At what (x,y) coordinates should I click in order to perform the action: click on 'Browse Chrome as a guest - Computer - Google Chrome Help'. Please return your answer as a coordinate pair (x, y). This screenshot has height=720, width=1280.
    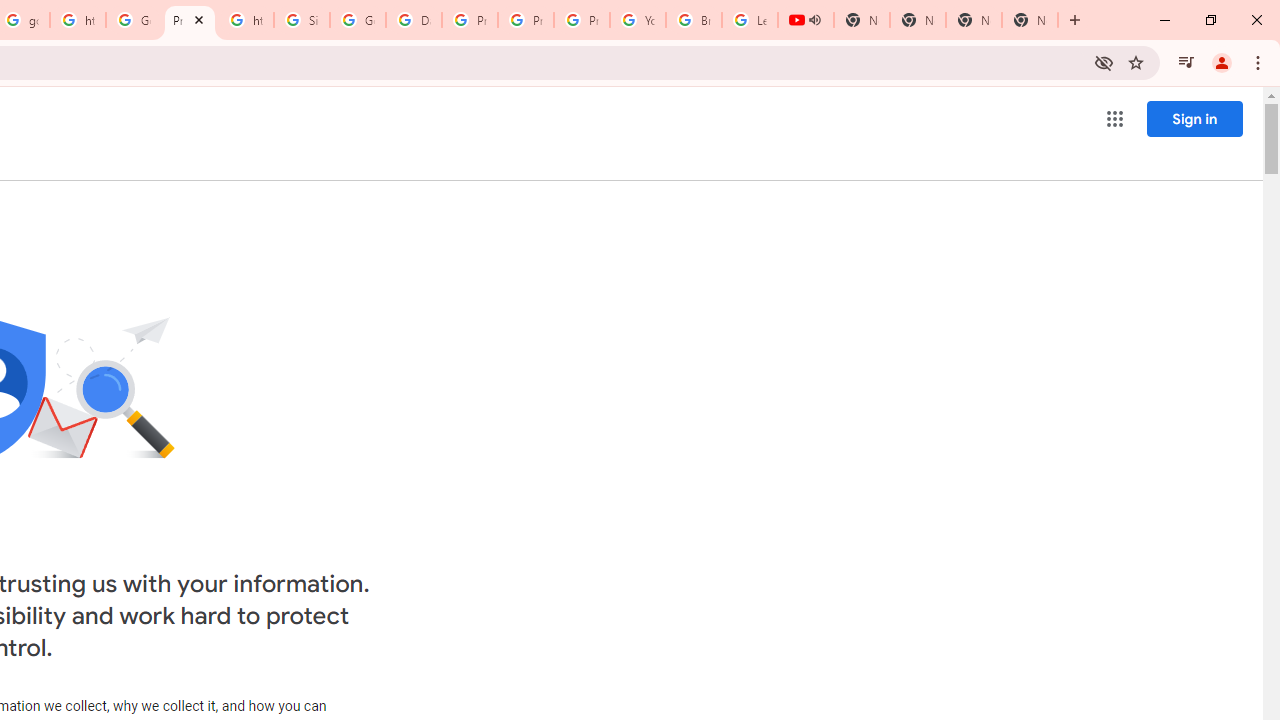
    Looking at the image, I should click on (693, 20).